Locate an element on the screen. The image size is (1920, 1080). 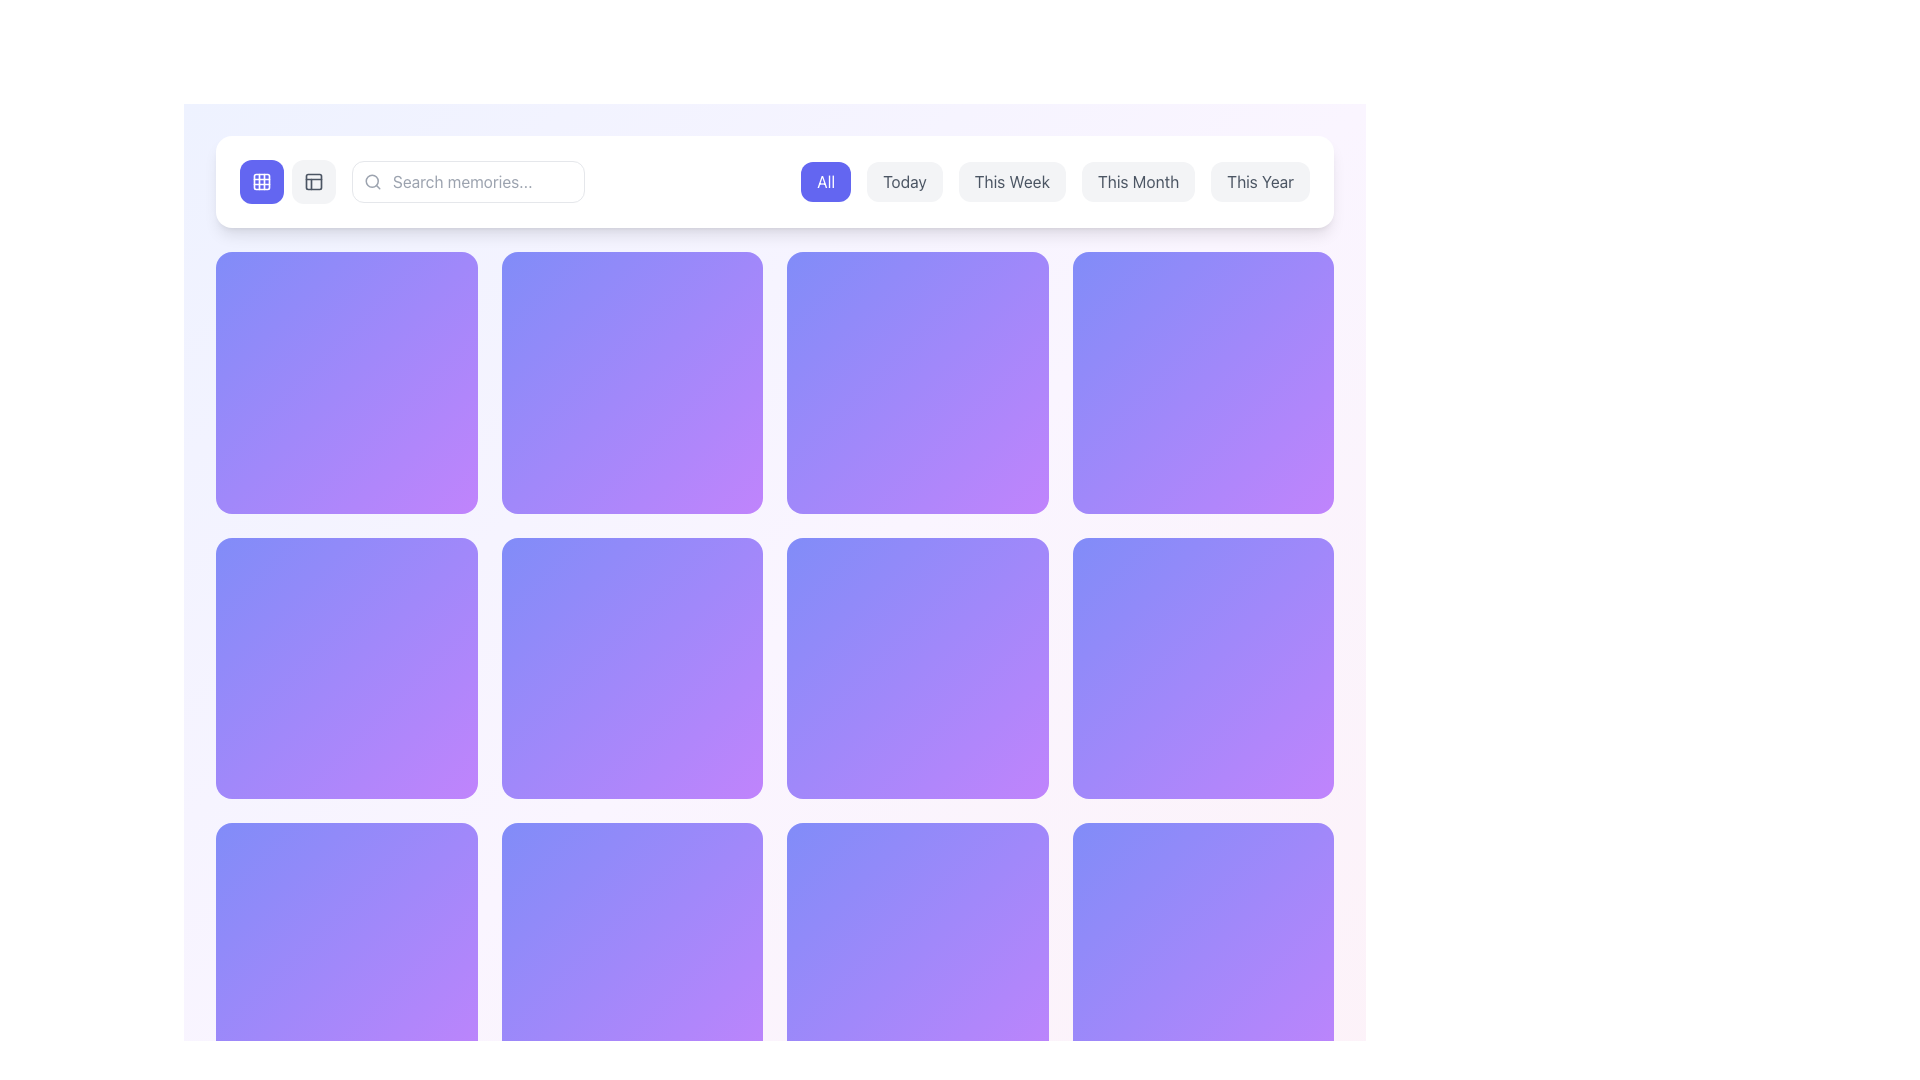
the SVG heart icon located at the bottom left corner of the grid-like card, styled with a stroke outline and a white fill, for visual feedback is located at coordinates (239, 771).